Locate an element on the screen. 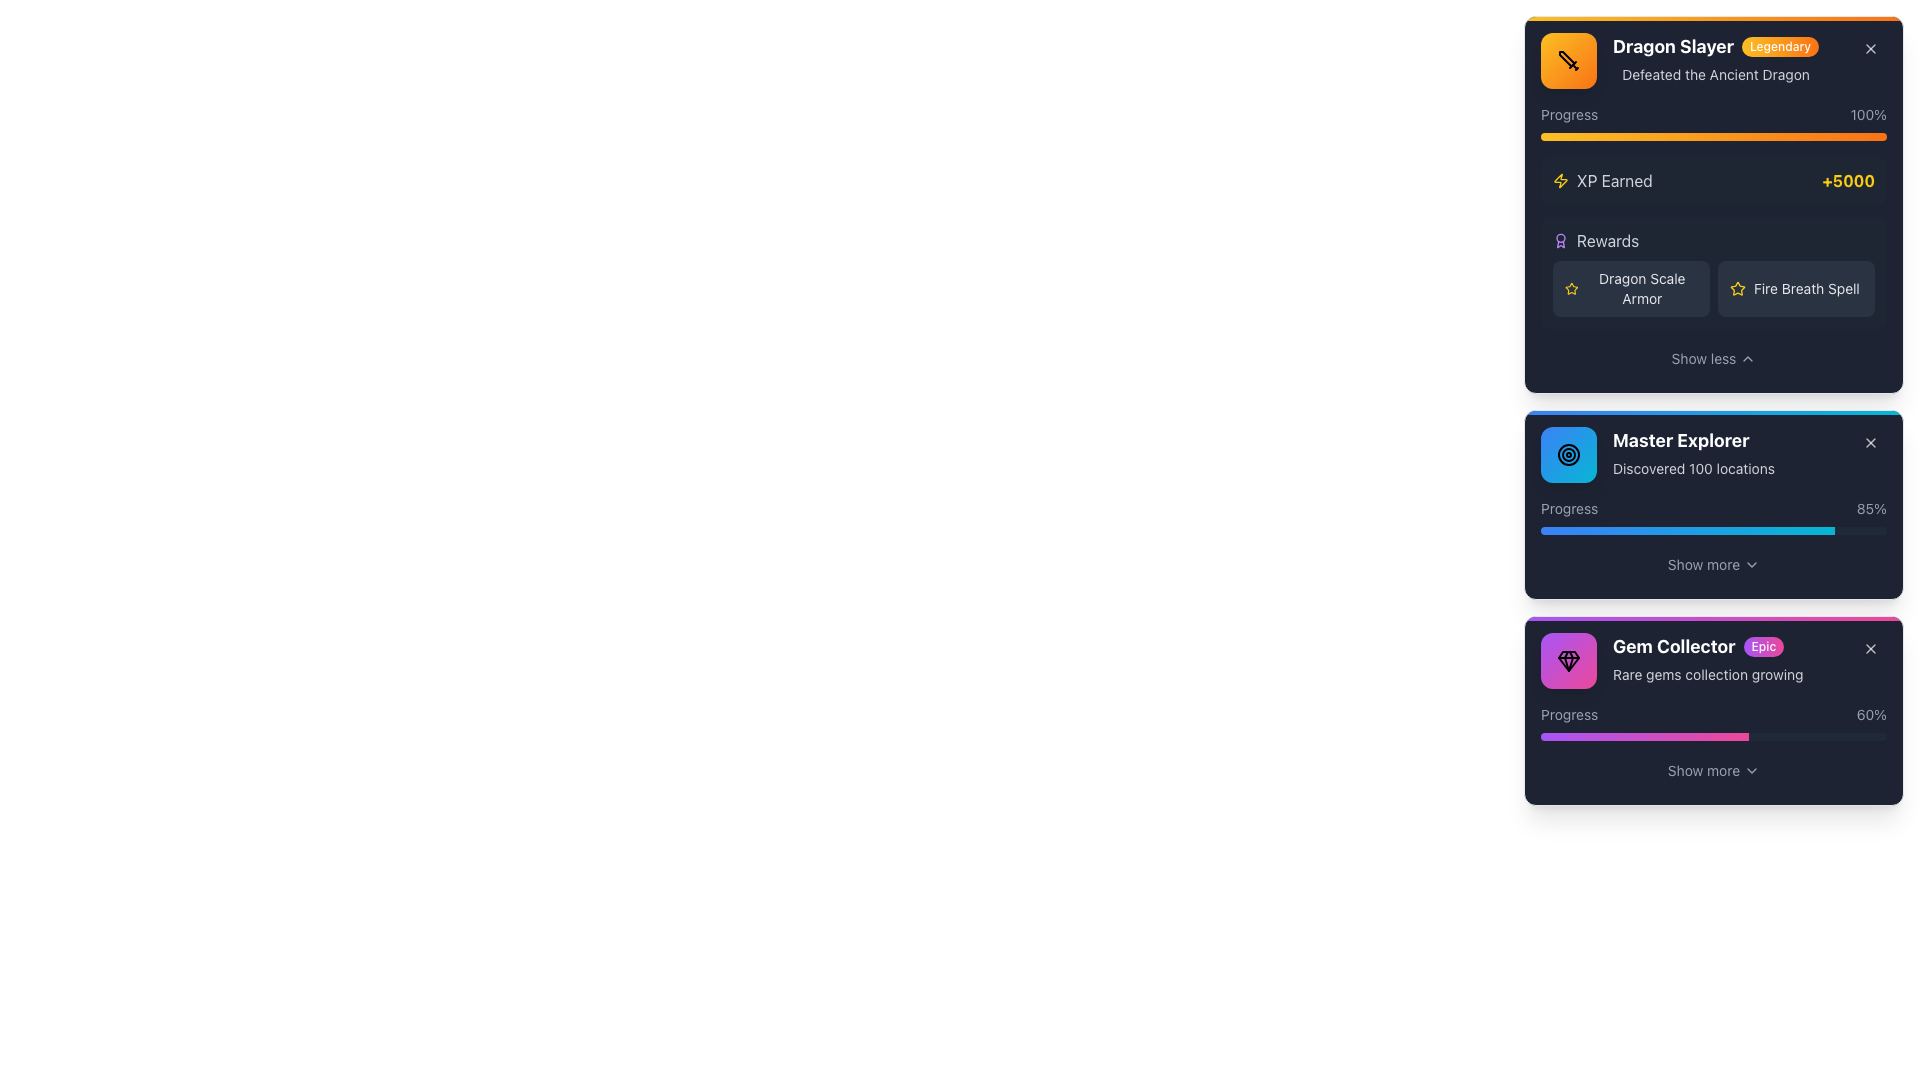  the progress bar located at the bottom section of the 'Gem Collector' card, beneath the text 'Progress' and next to the percentage '60%' is located at coordinates (1712, 736).